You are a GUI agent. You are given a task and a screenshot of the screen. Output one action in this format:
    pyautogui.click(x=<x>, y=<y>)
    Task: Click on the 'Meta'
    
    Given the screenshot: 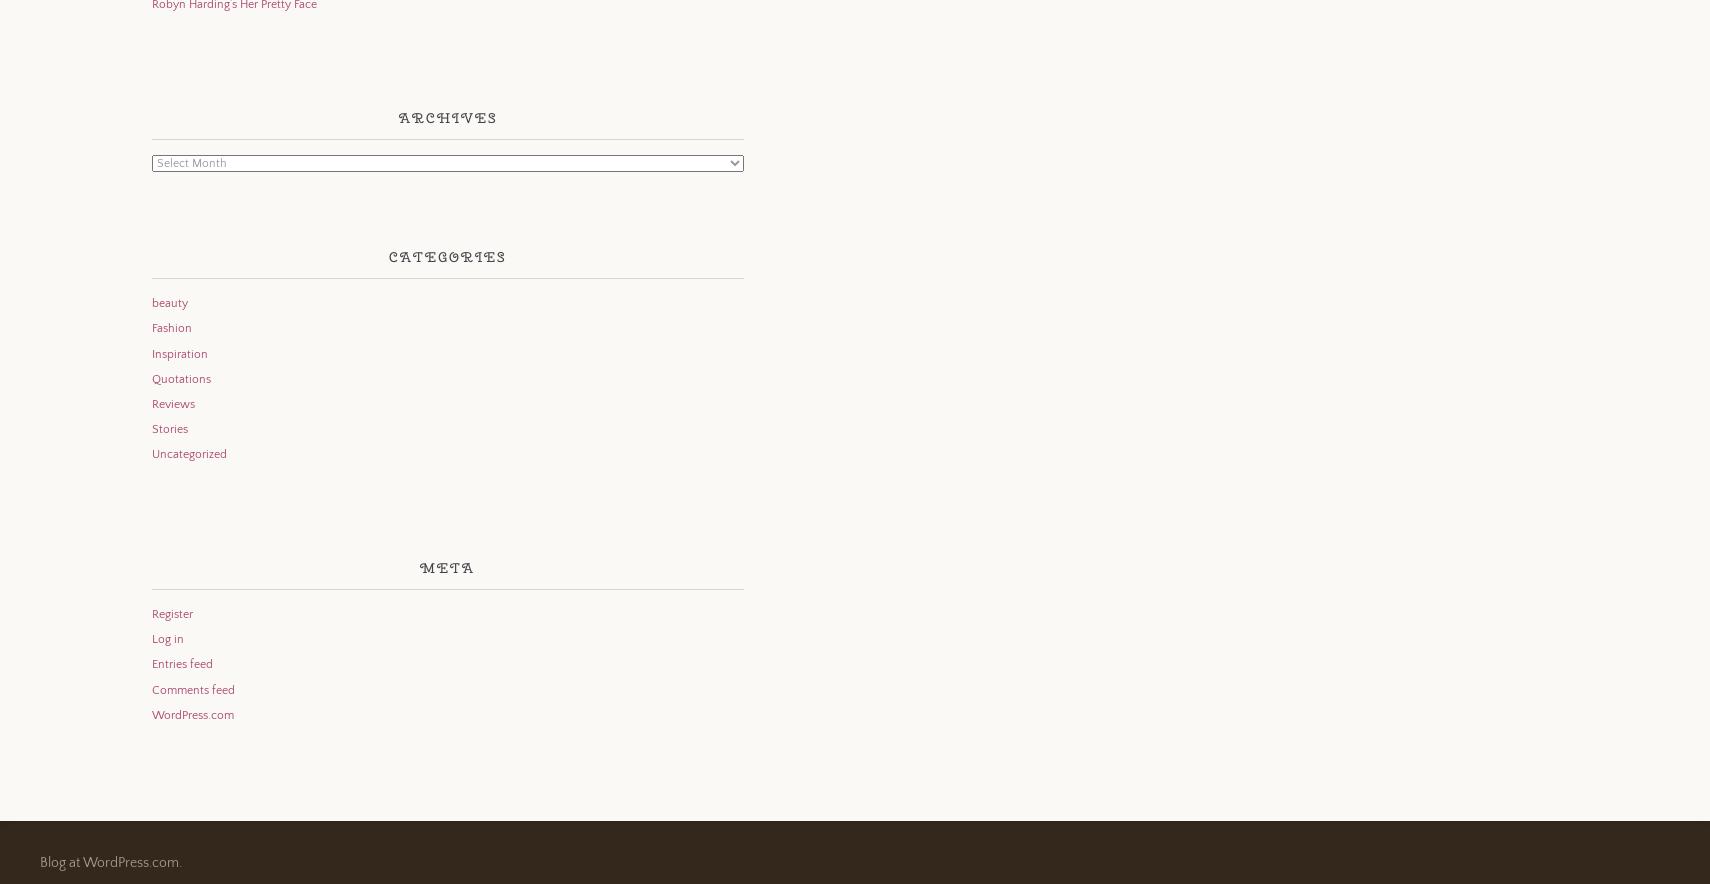 What is the action you would take?
    pyautogui.click(x=418, y=565)
    